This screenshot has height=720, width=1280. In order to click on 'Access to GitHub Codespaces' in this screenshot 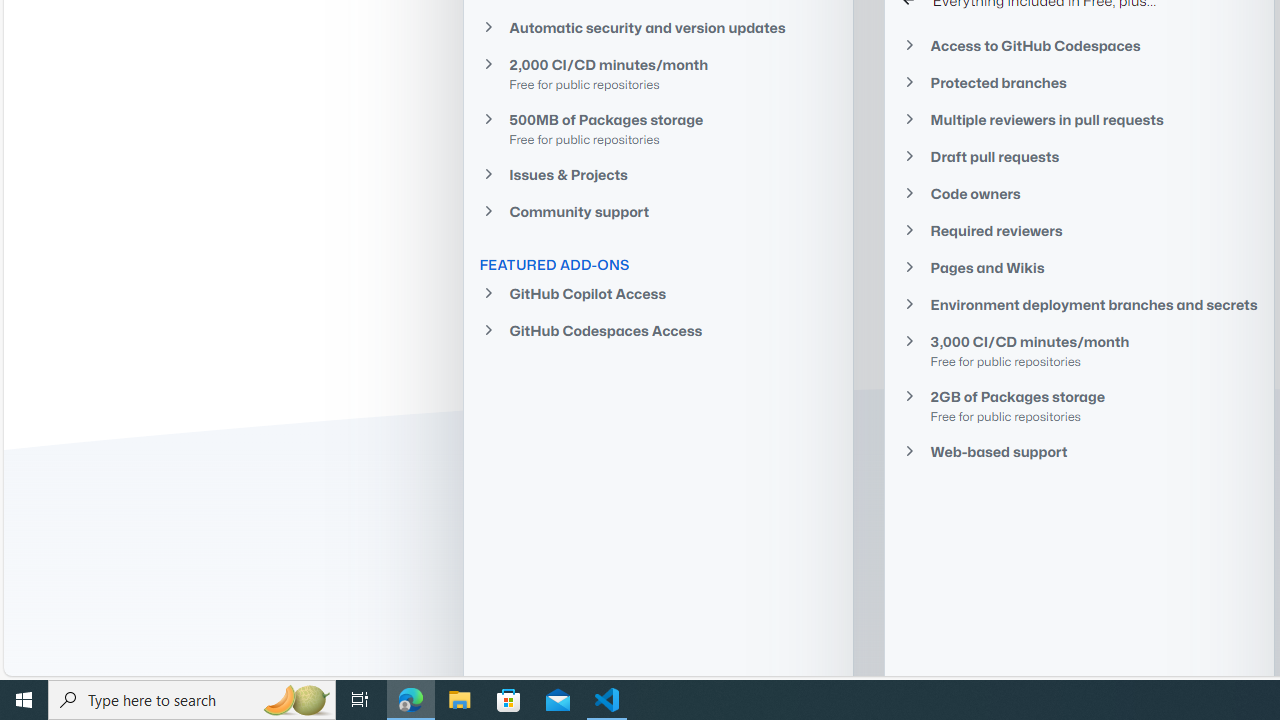, I will do `click(1078, 45)`.